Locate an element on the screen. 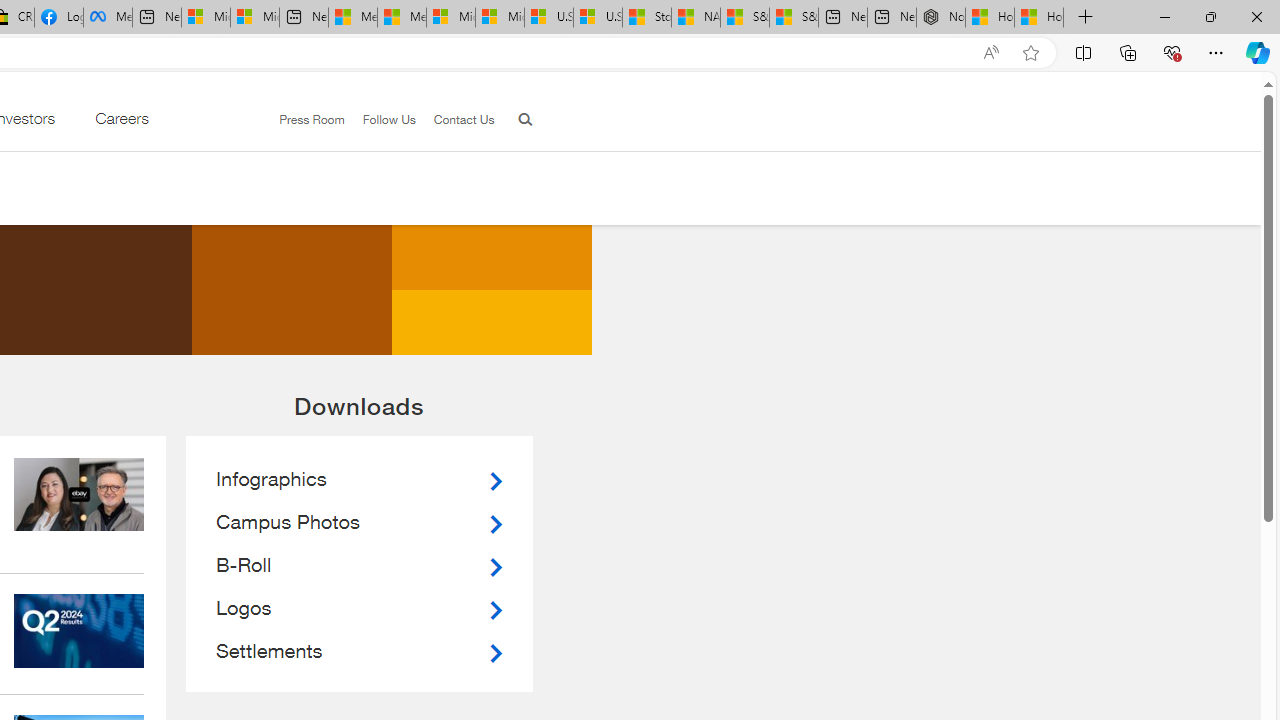  'Q2 2024 Results' is located at coordinates (79, 631).